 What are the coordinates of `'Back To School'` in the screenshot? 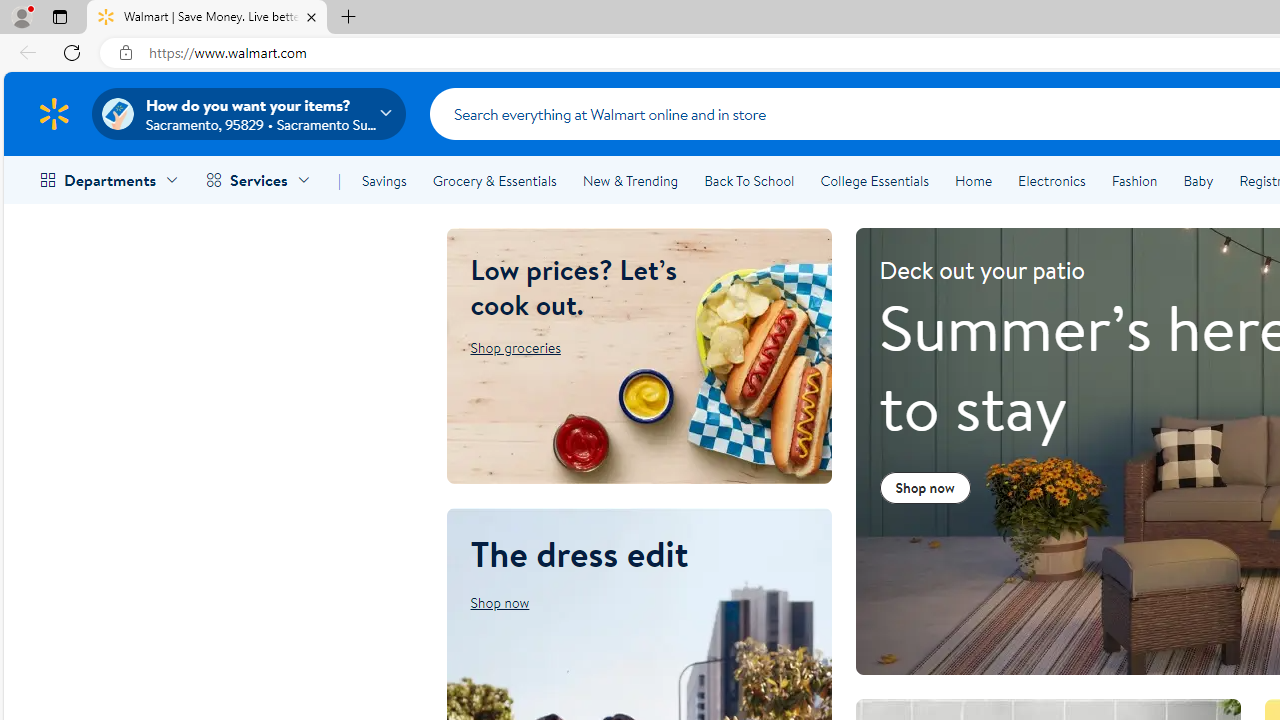 It's located at (748, 181).